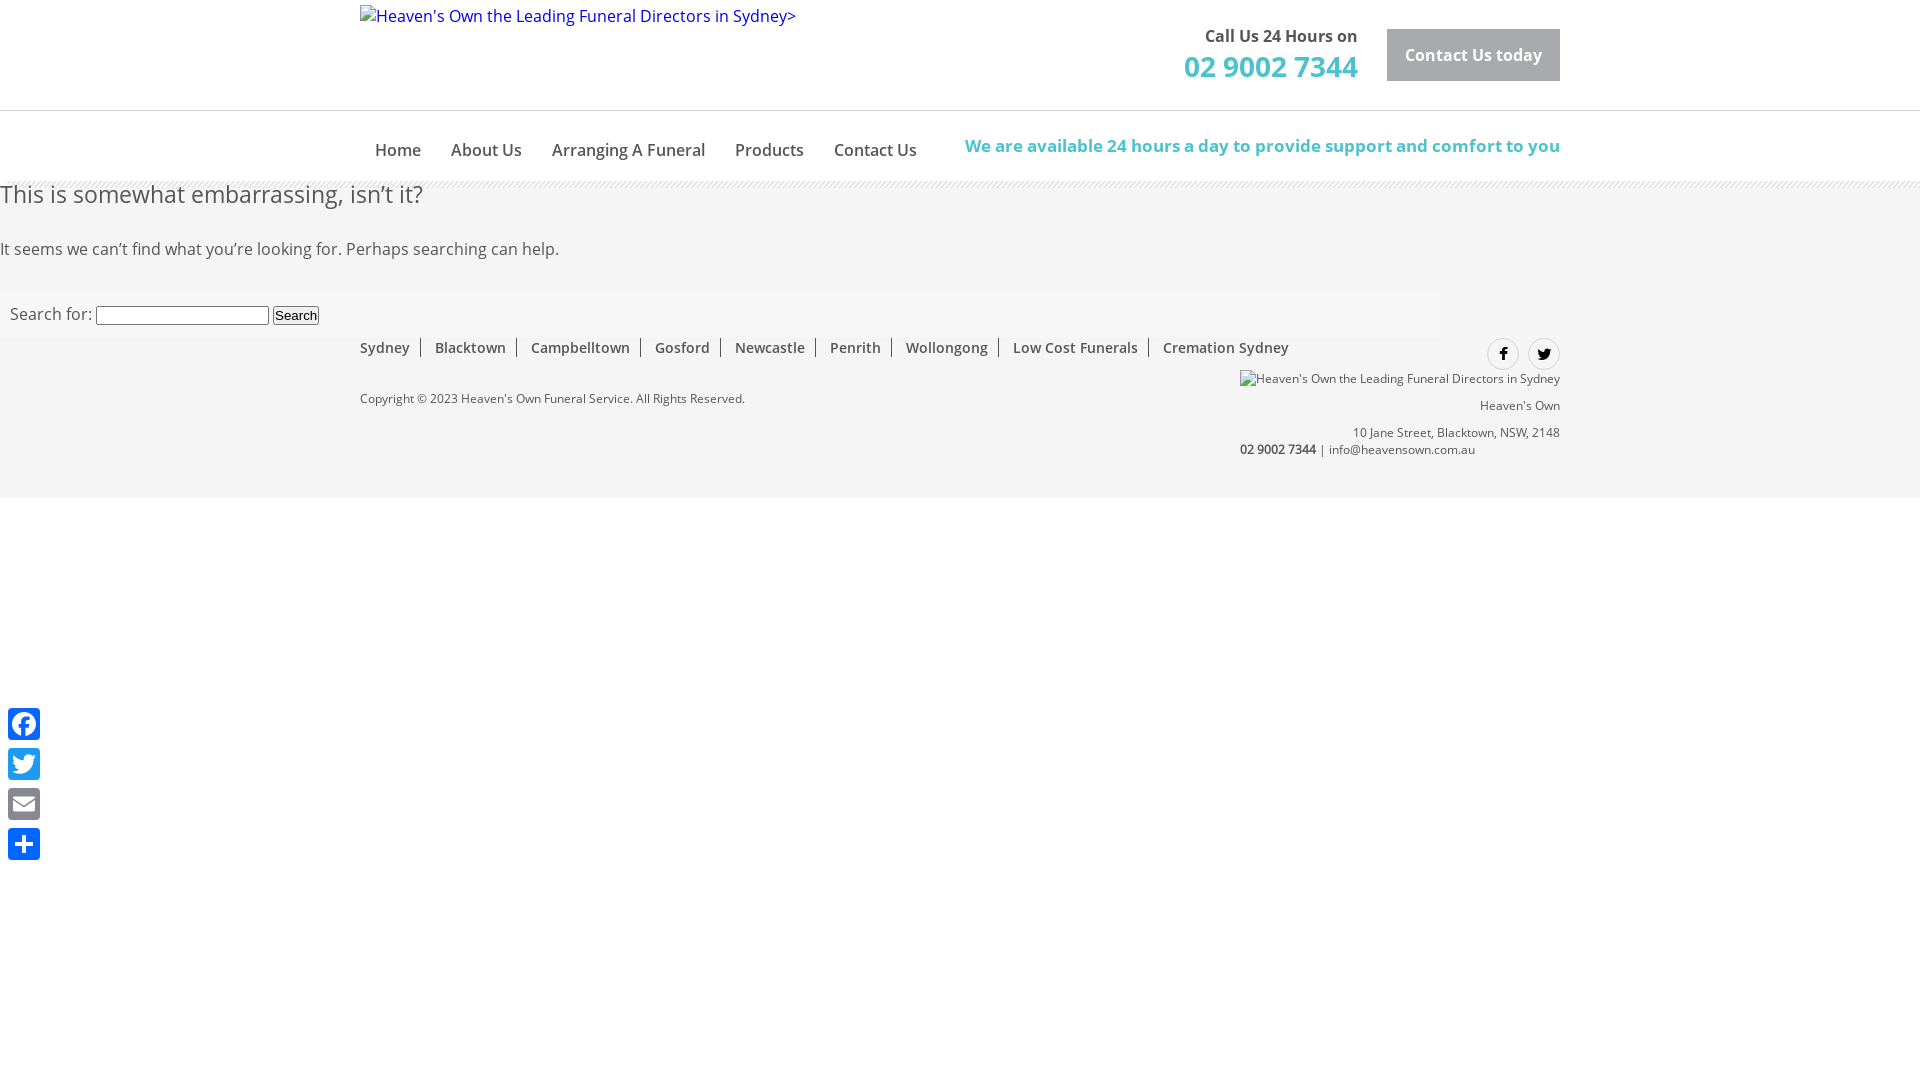 The height and width of the screenshot is (1080, 1920). I want to click on 'Contact Us', so click(875, 137).